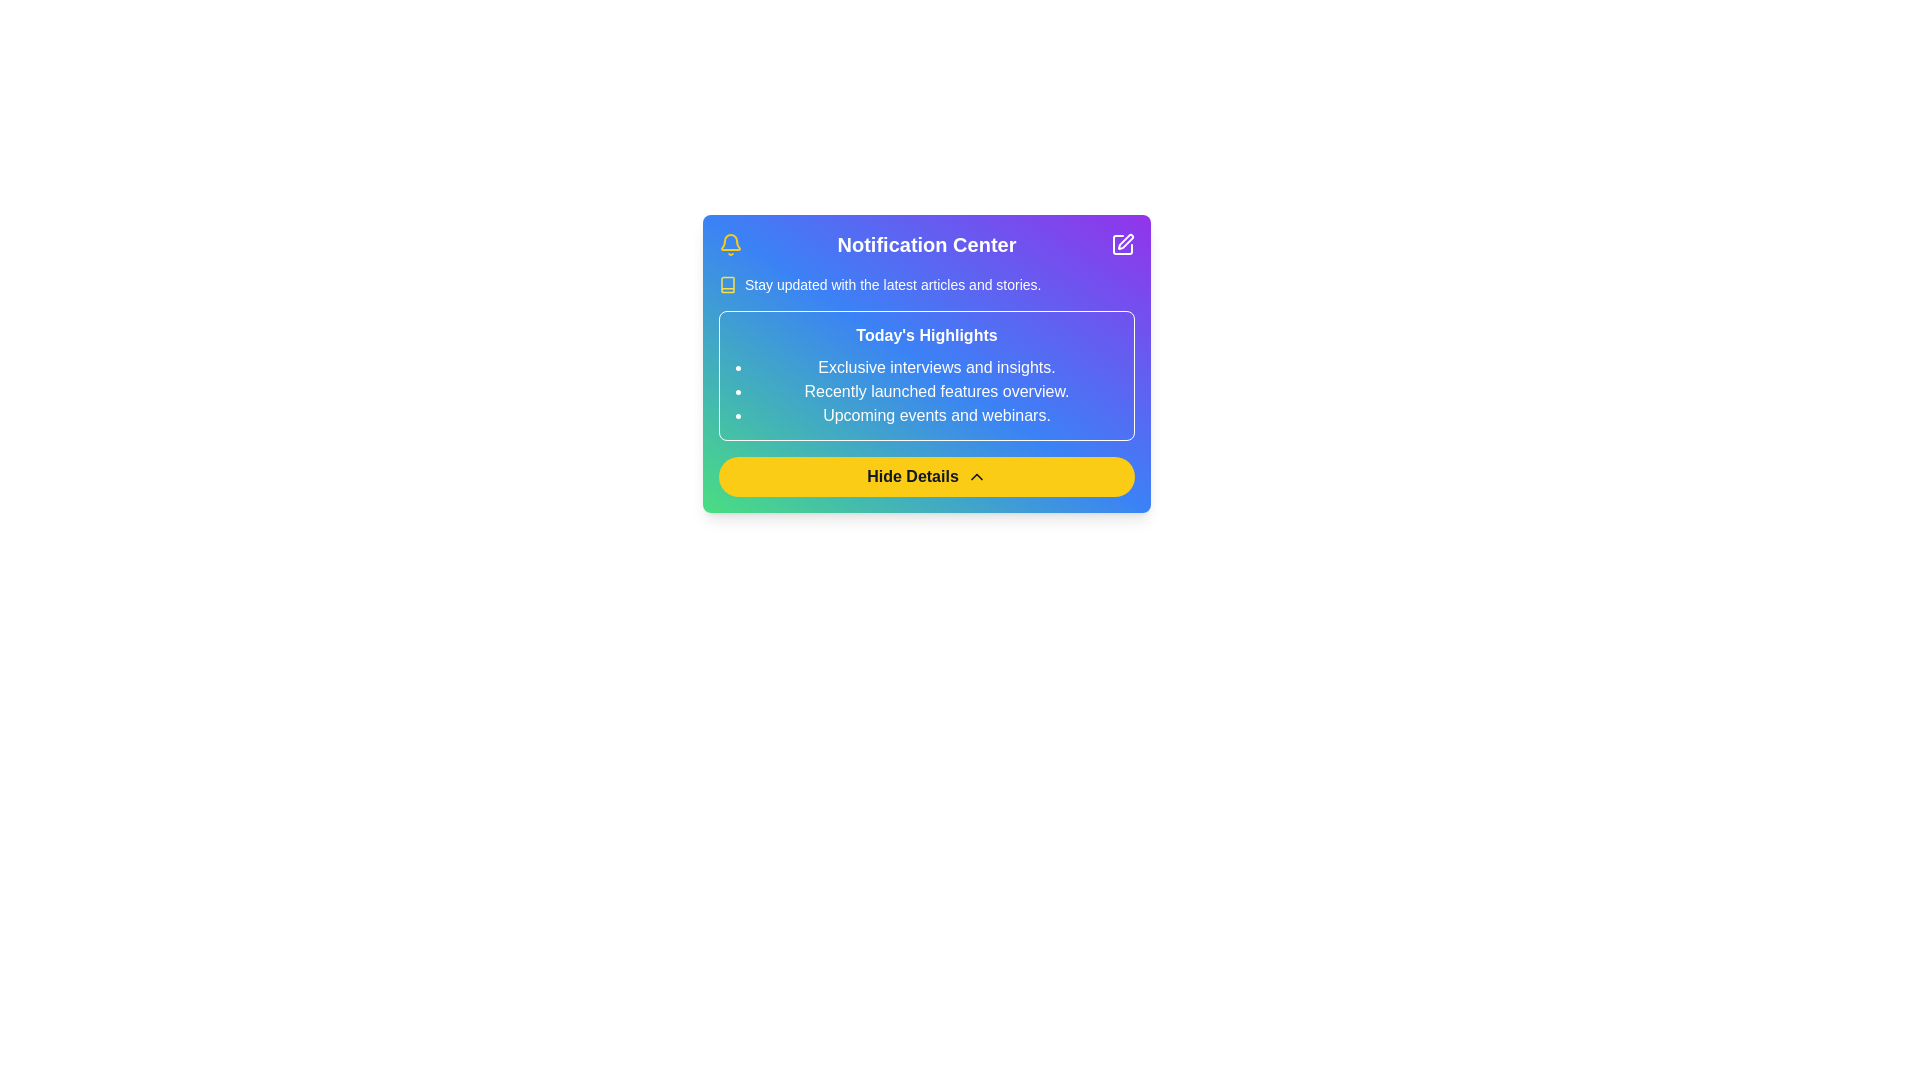  Describe the element at coordinates (935, 415) in the screenshot. I see `the text element displaying 'Upcoming events and webinars.' which is the third item in the bulleted list under 'Today's Highlights' in the Notification Center` at that location.